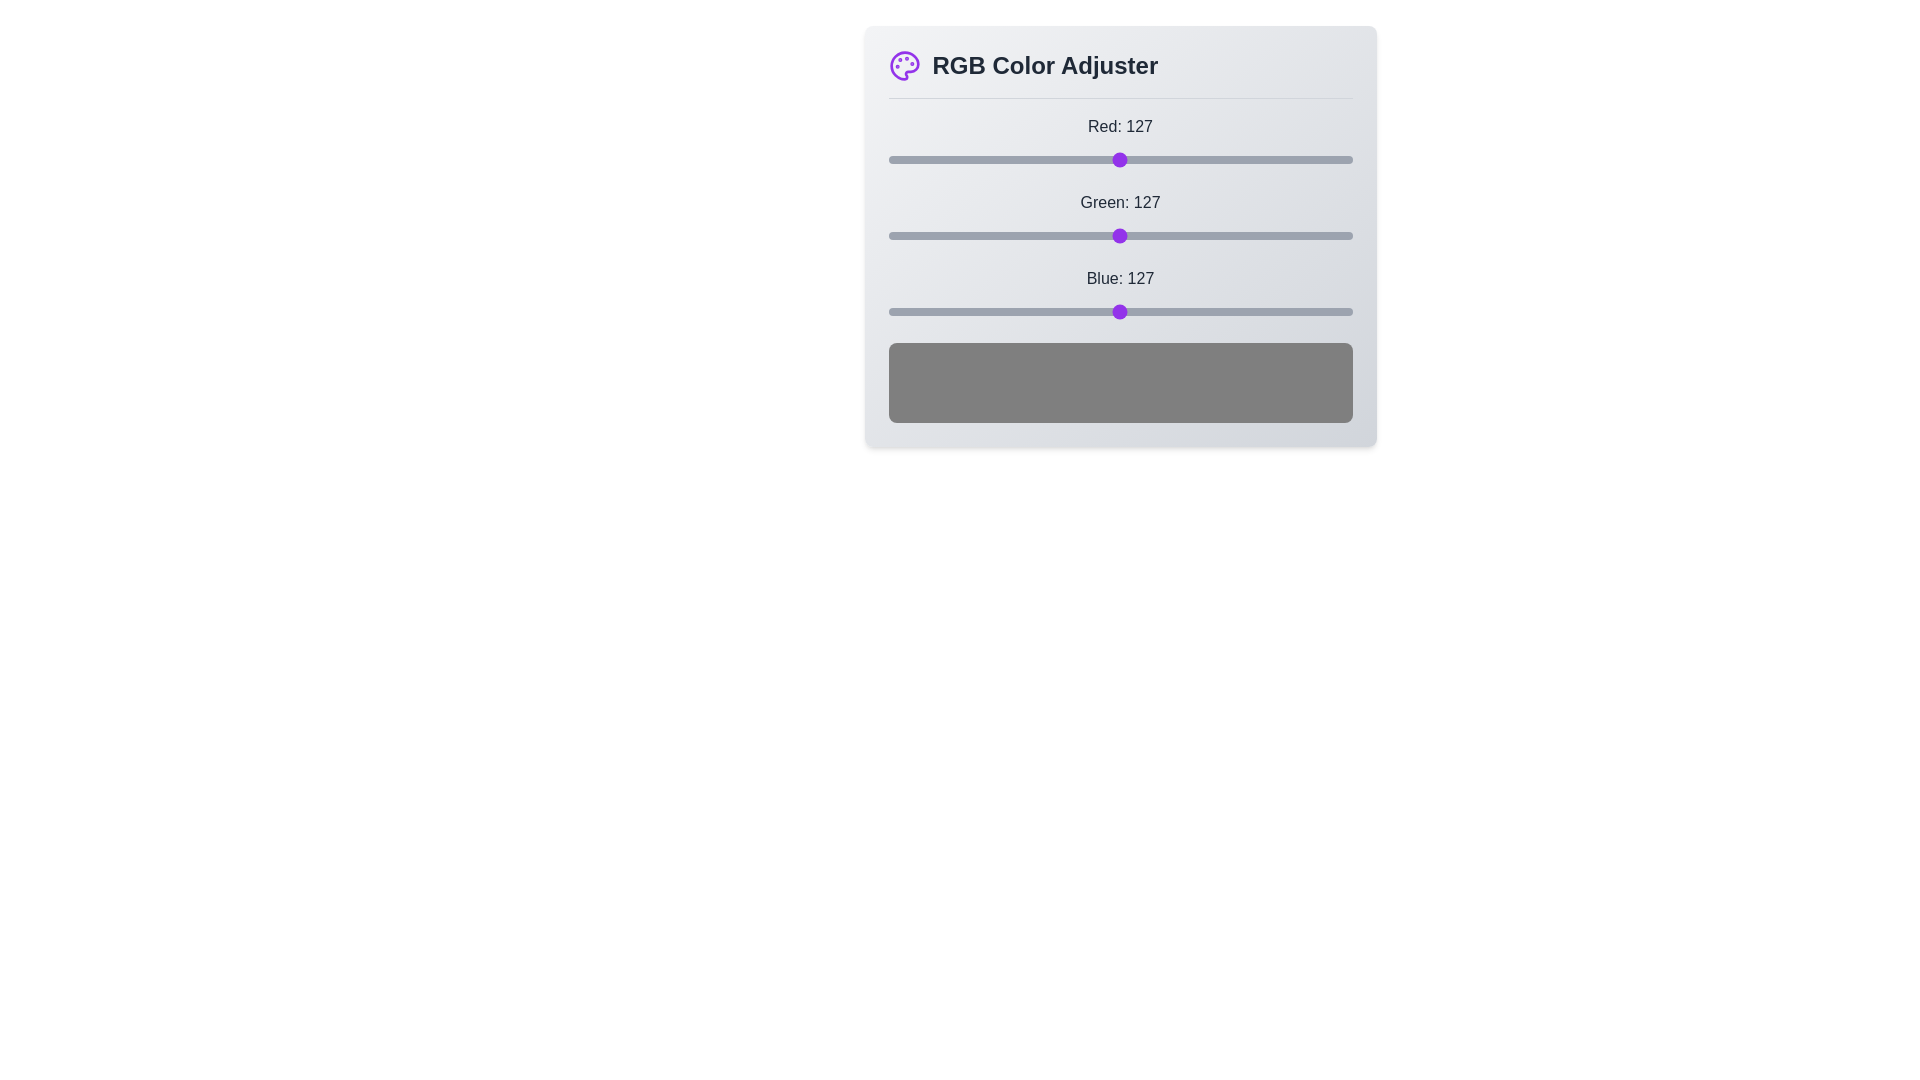 This screenshot has height=1080, width=1920. Describe the element at coordinates (1087, 158) in the screenshot. I see `the red slider to set the red component to 110` at that location.